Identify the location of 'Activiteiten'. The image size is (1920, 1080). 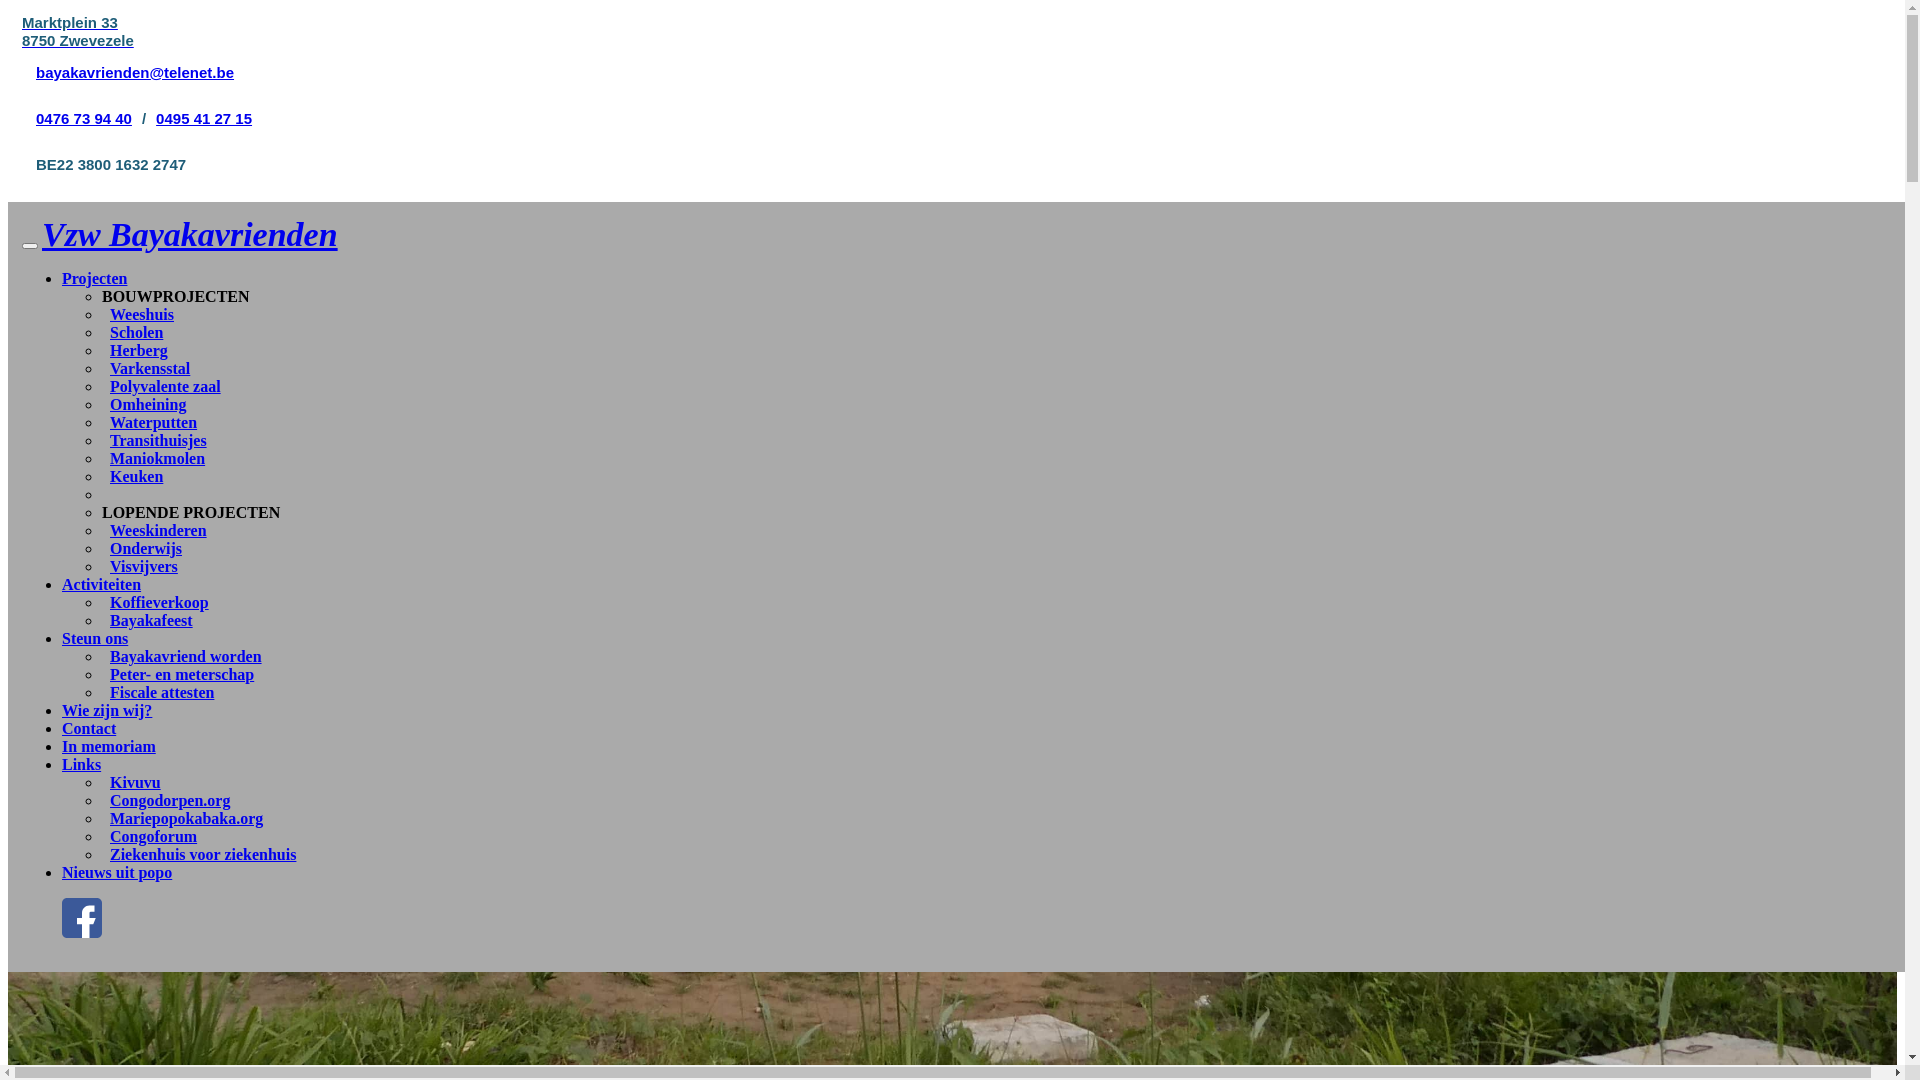
(100, 584).